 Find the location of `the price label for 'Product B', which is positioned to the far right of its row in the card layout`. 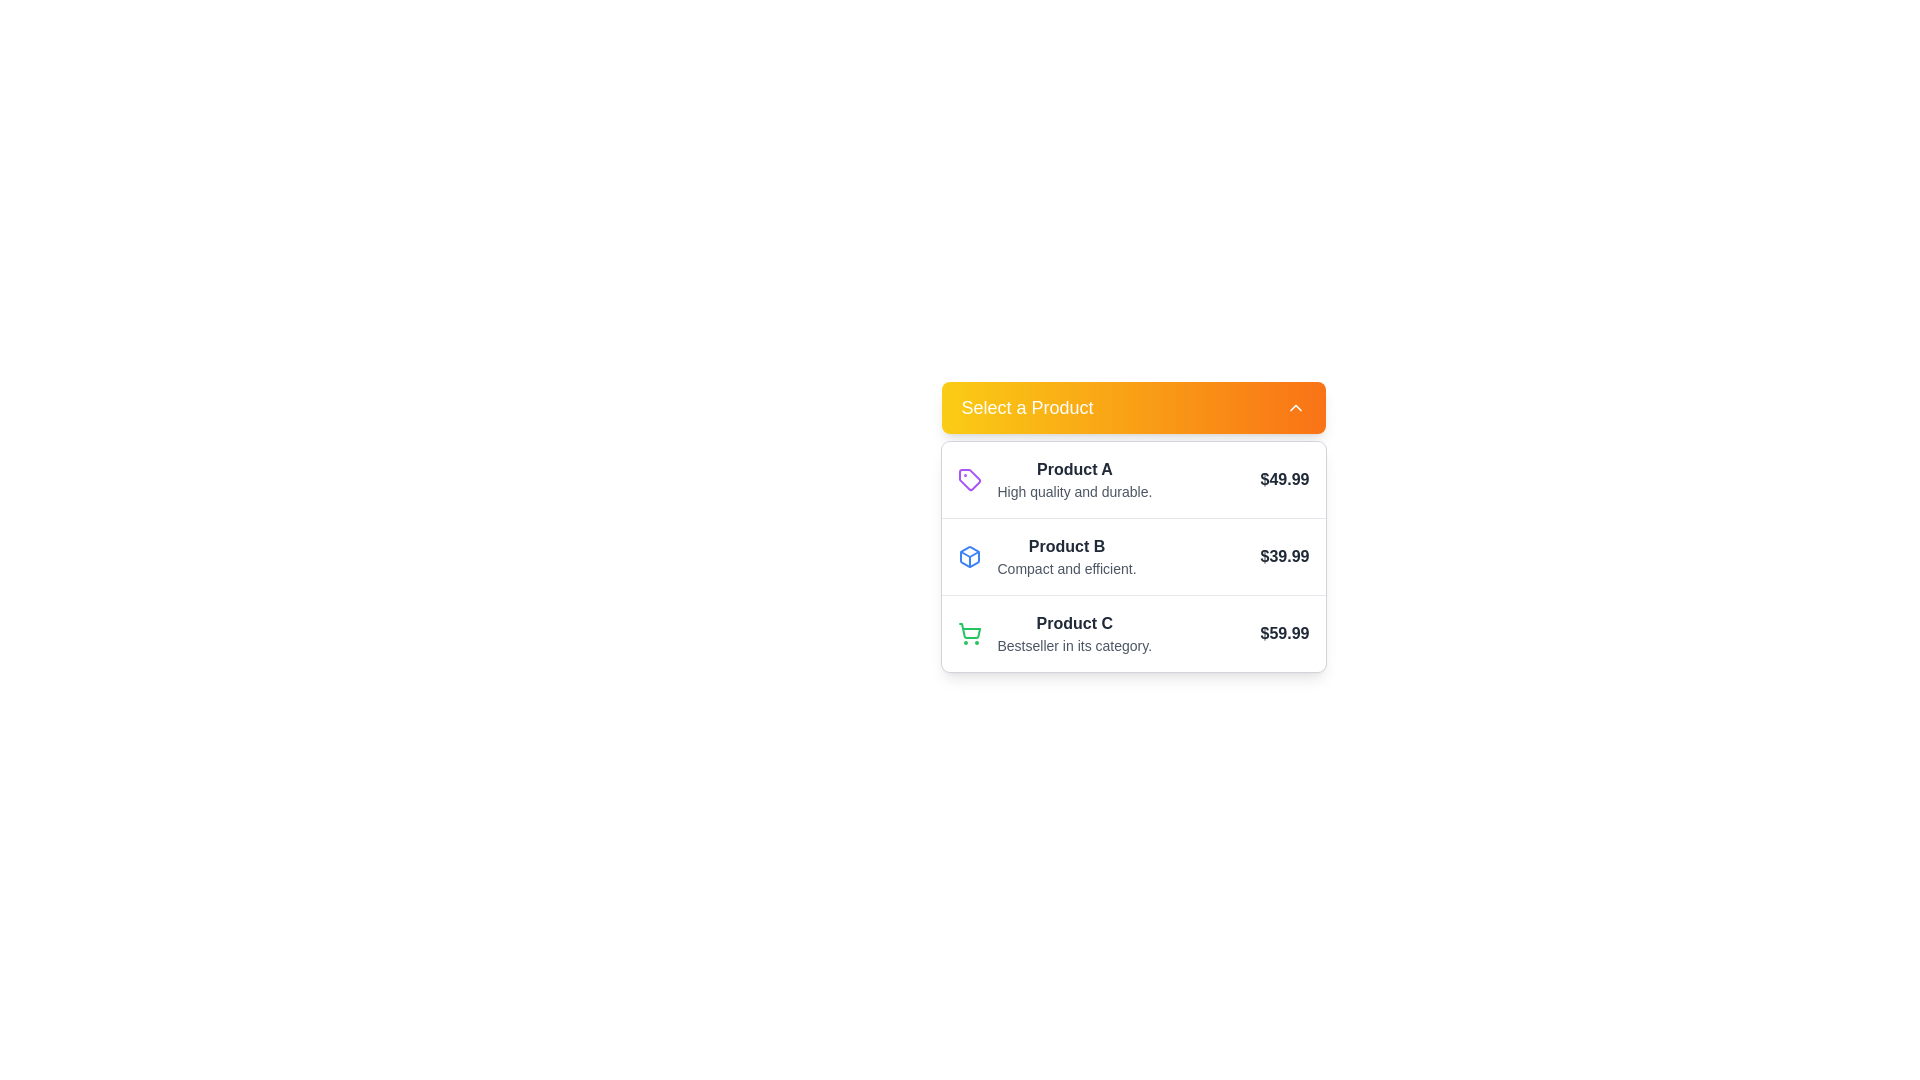

the price label for 'Product B', which is positioned to the far right of its row in the card layout is located at coordinates (1285, 556).